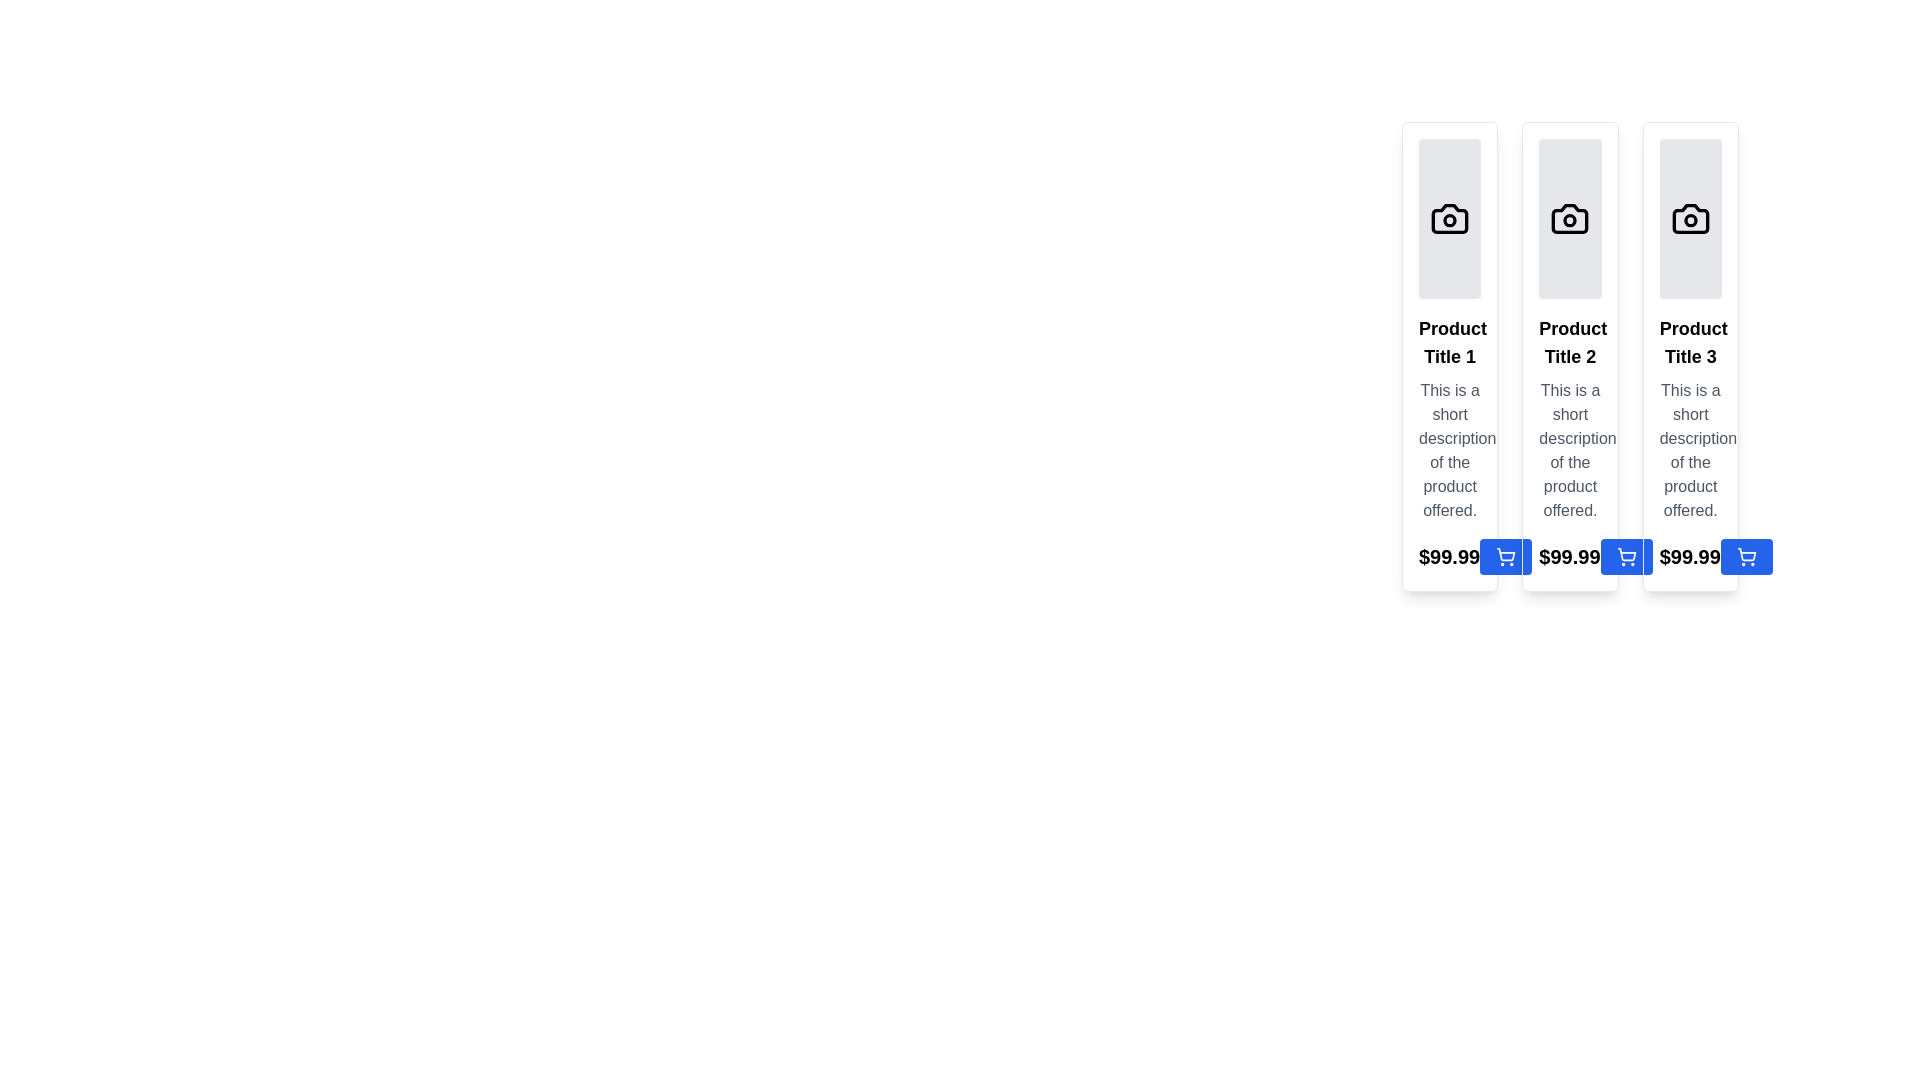 The height and width of the screenshot is (1080, 1920). I want to click on the price Text Label displaying '$99.99' located at the bottom center of the product card labeled 'Product Title 2', so click(1569, 556).